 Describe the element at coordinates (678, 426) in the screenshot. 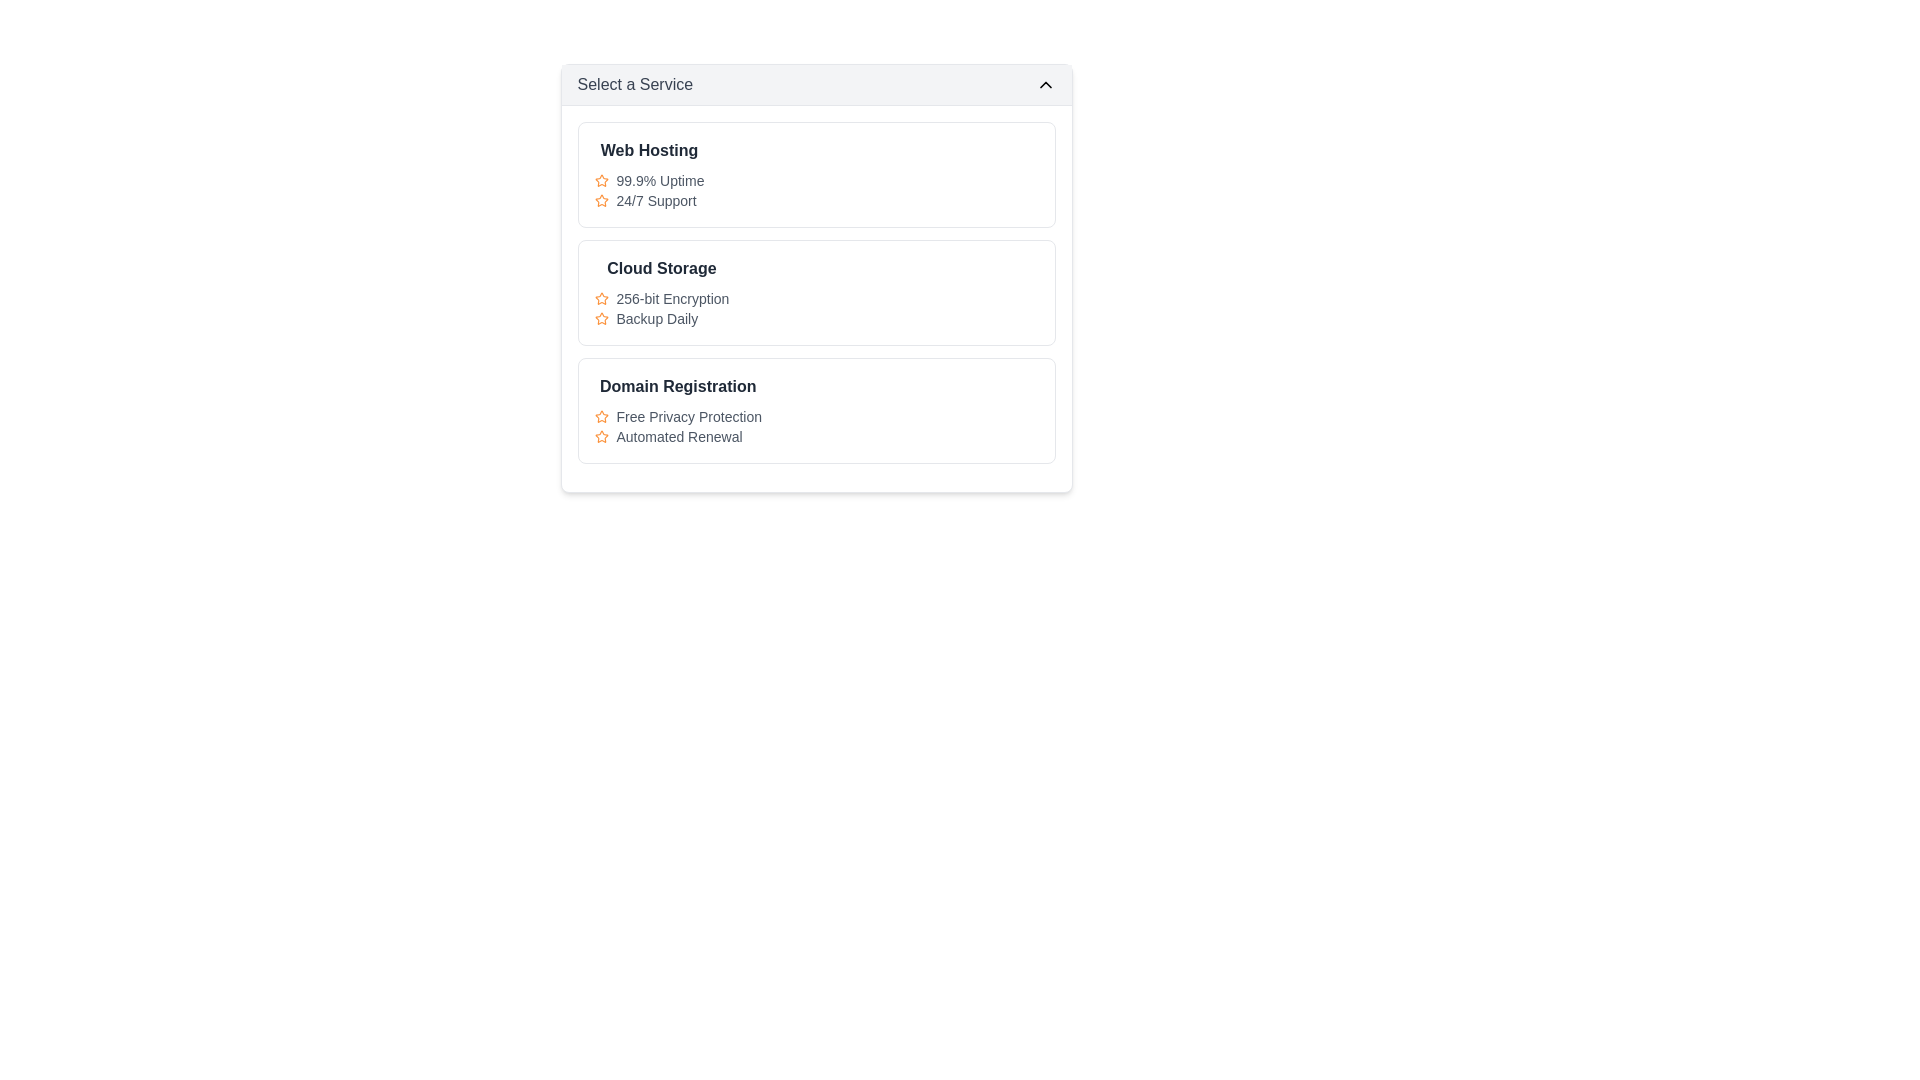

I see `text block with inline icons labeled 'Free Privacy Protection' and 'Automated Renewal' located under the 'Domain Registration' section to understand the features` at that location.